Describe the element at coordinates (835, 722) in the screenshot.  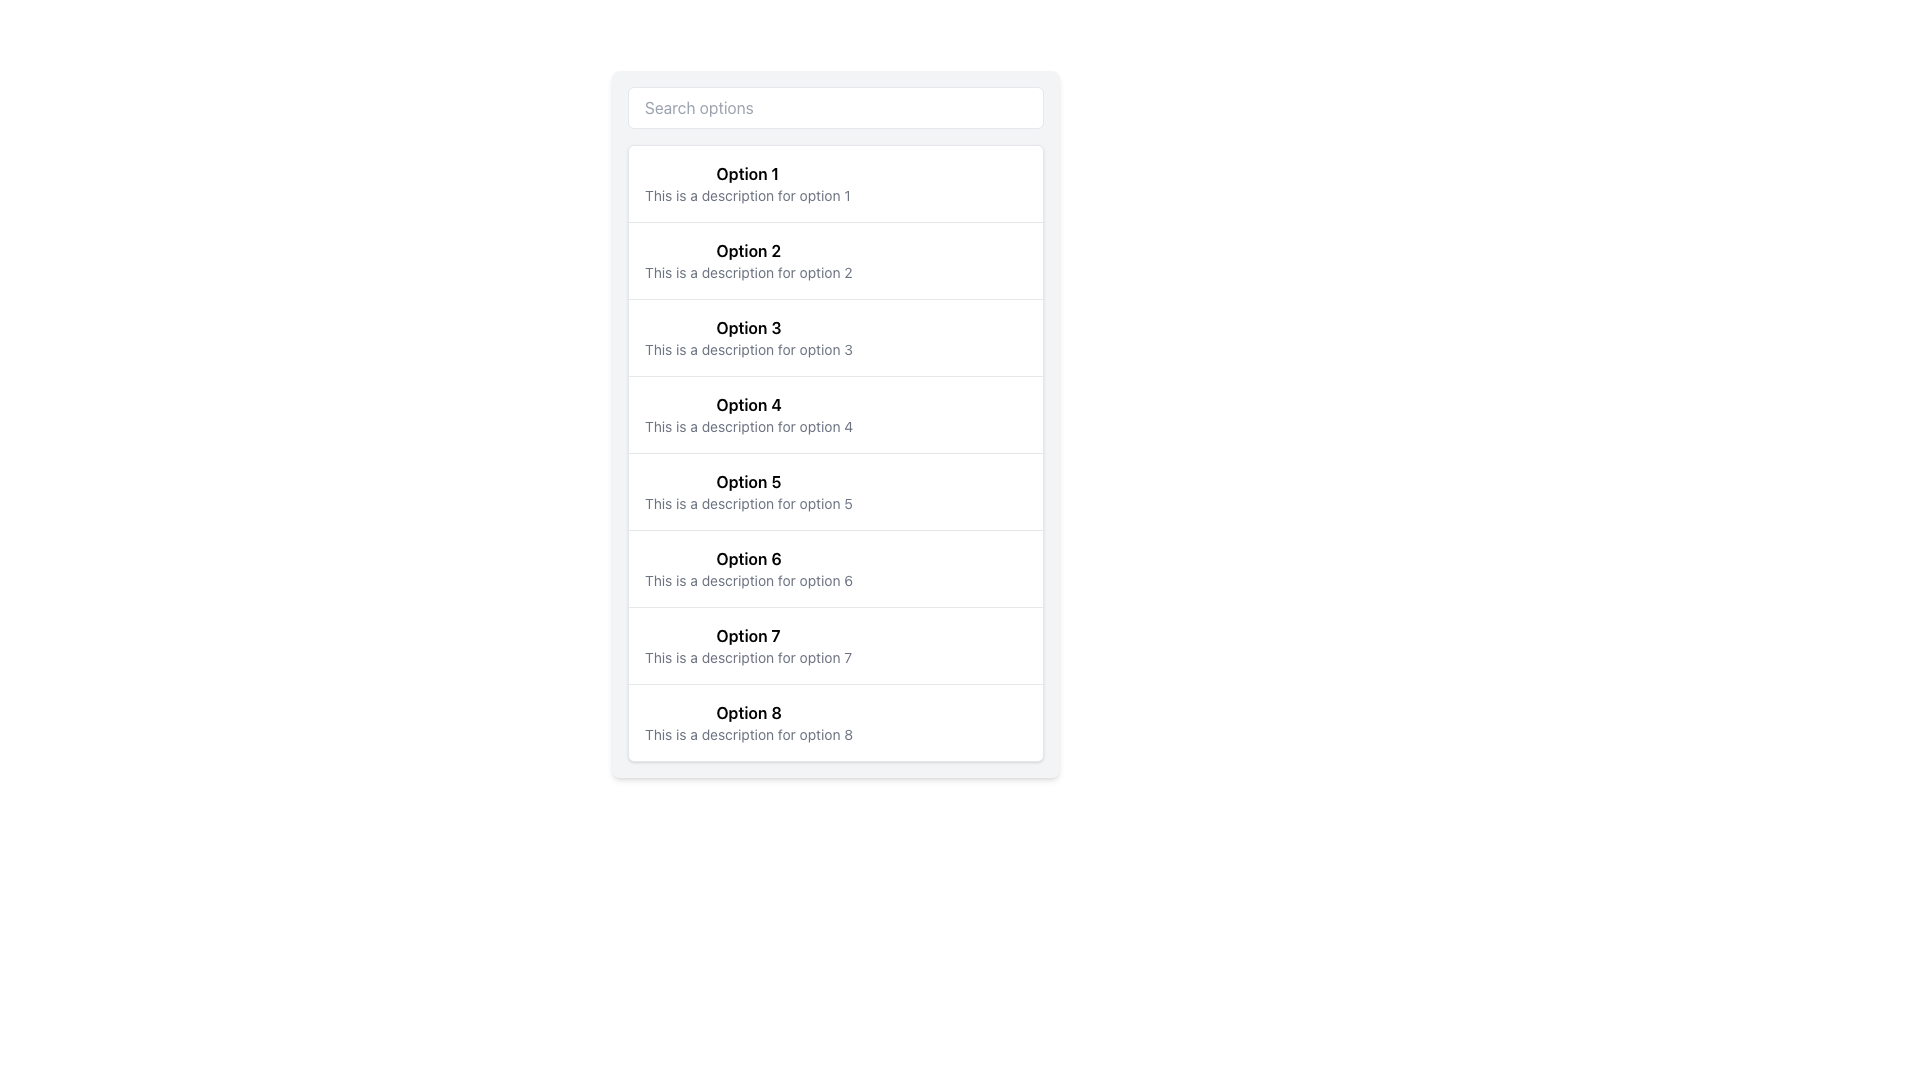
I see `the eighth list item labeled 'Option 8'` at that location.